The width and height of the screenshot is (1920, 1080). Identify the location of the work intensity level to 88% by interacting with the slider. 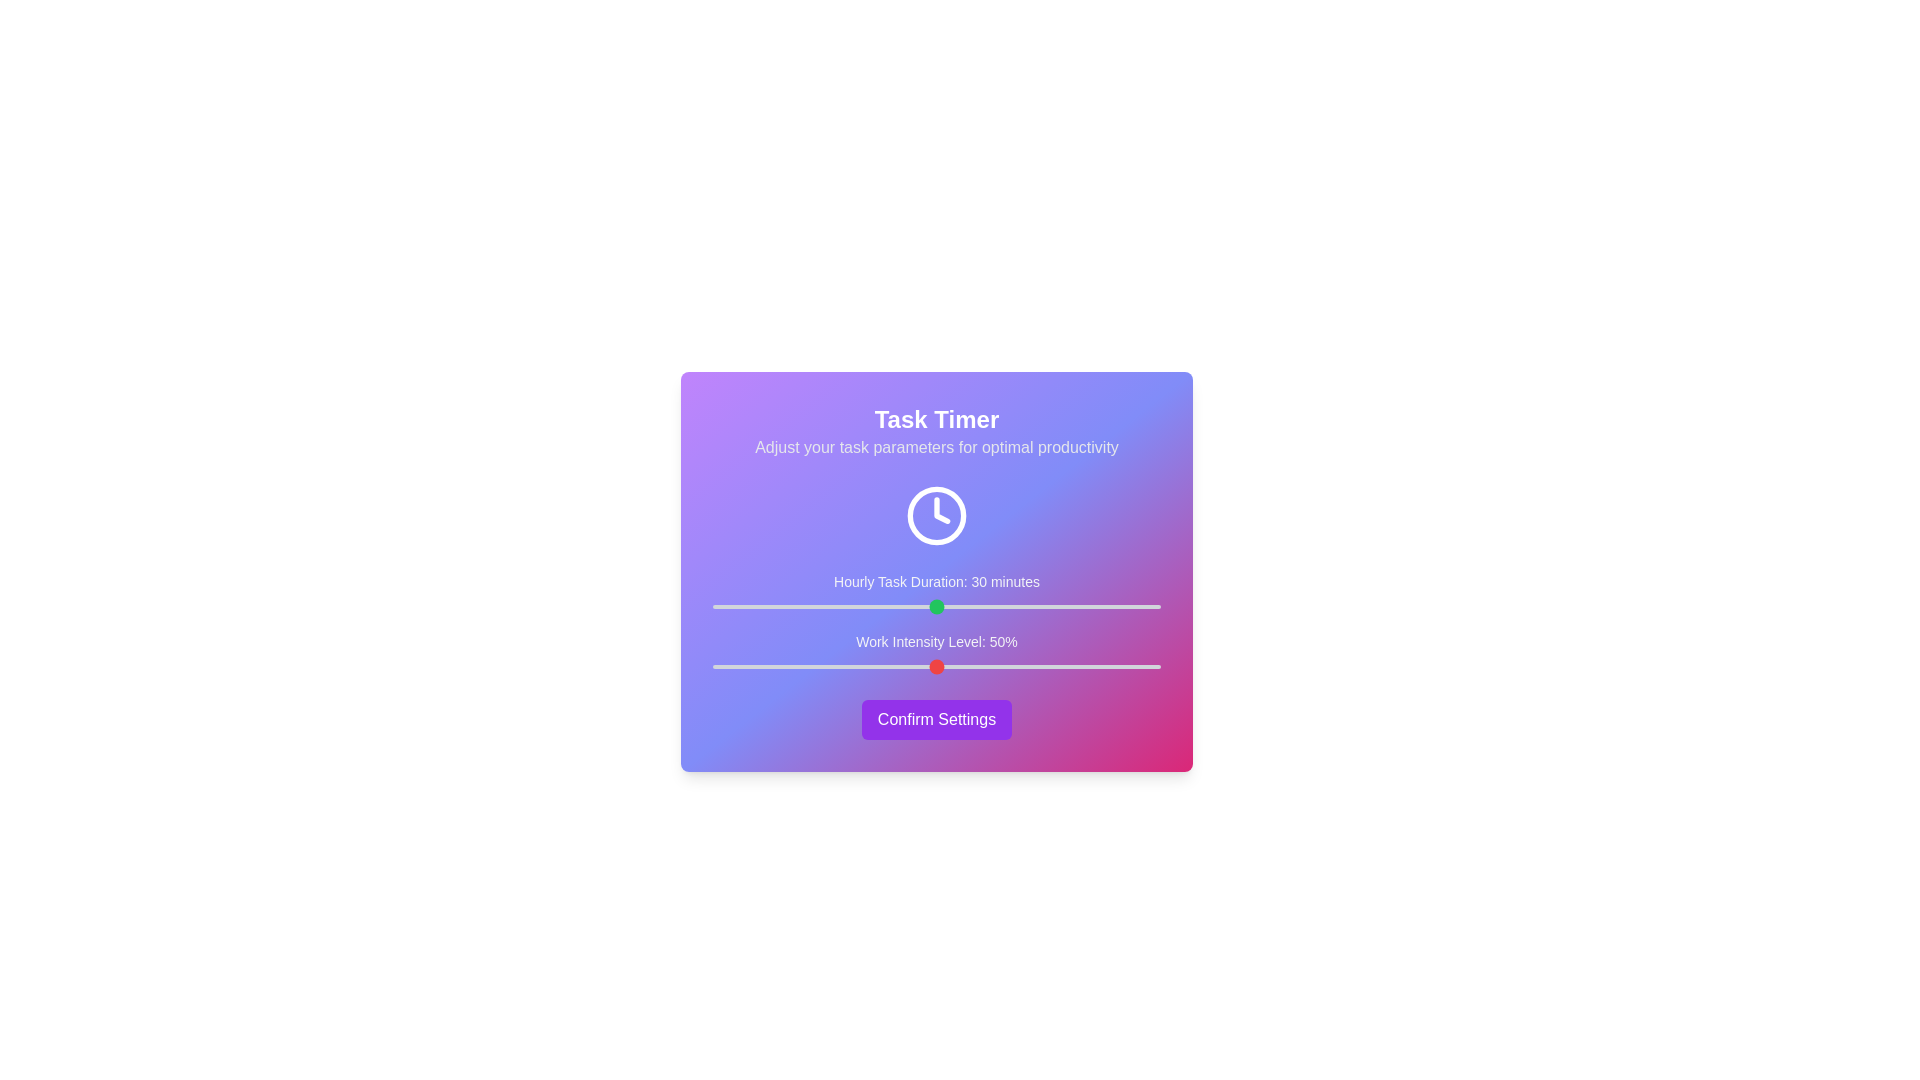
(1106, 667).